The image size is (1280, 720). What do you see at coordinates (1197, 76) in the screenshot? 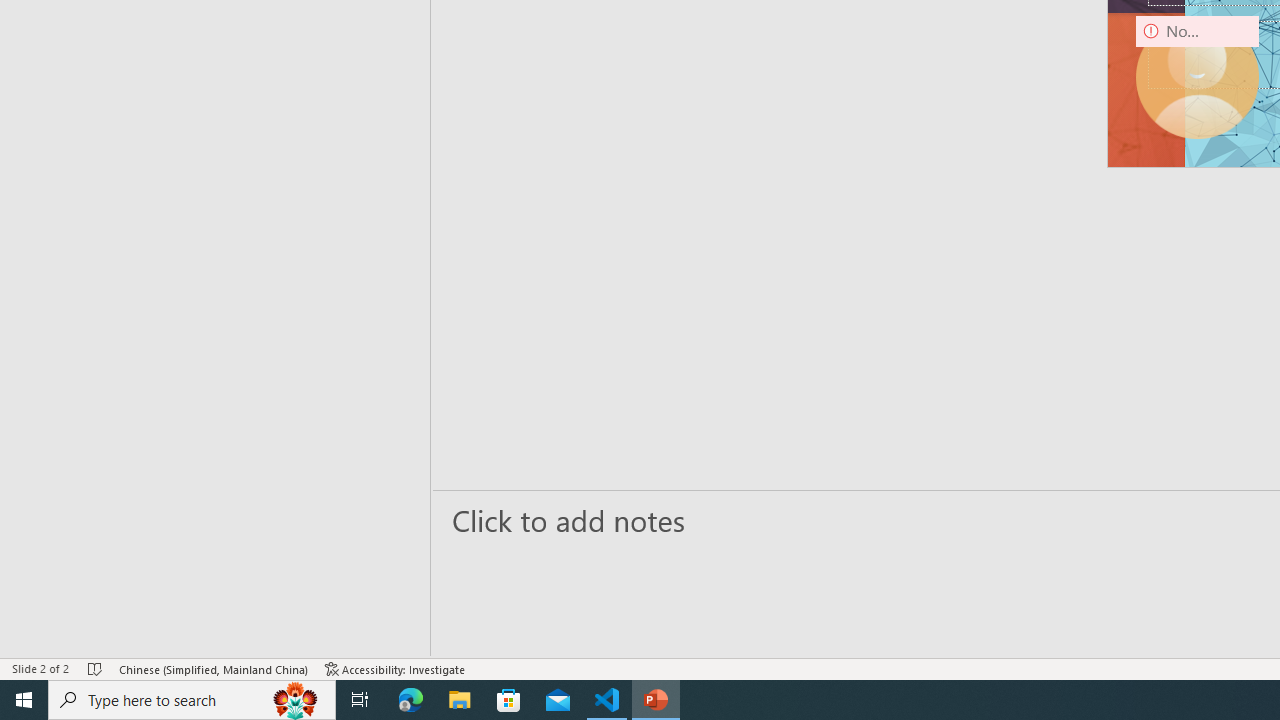
I see `'Camera 9, No camera detected.'` at bounding box center [1197, 76].